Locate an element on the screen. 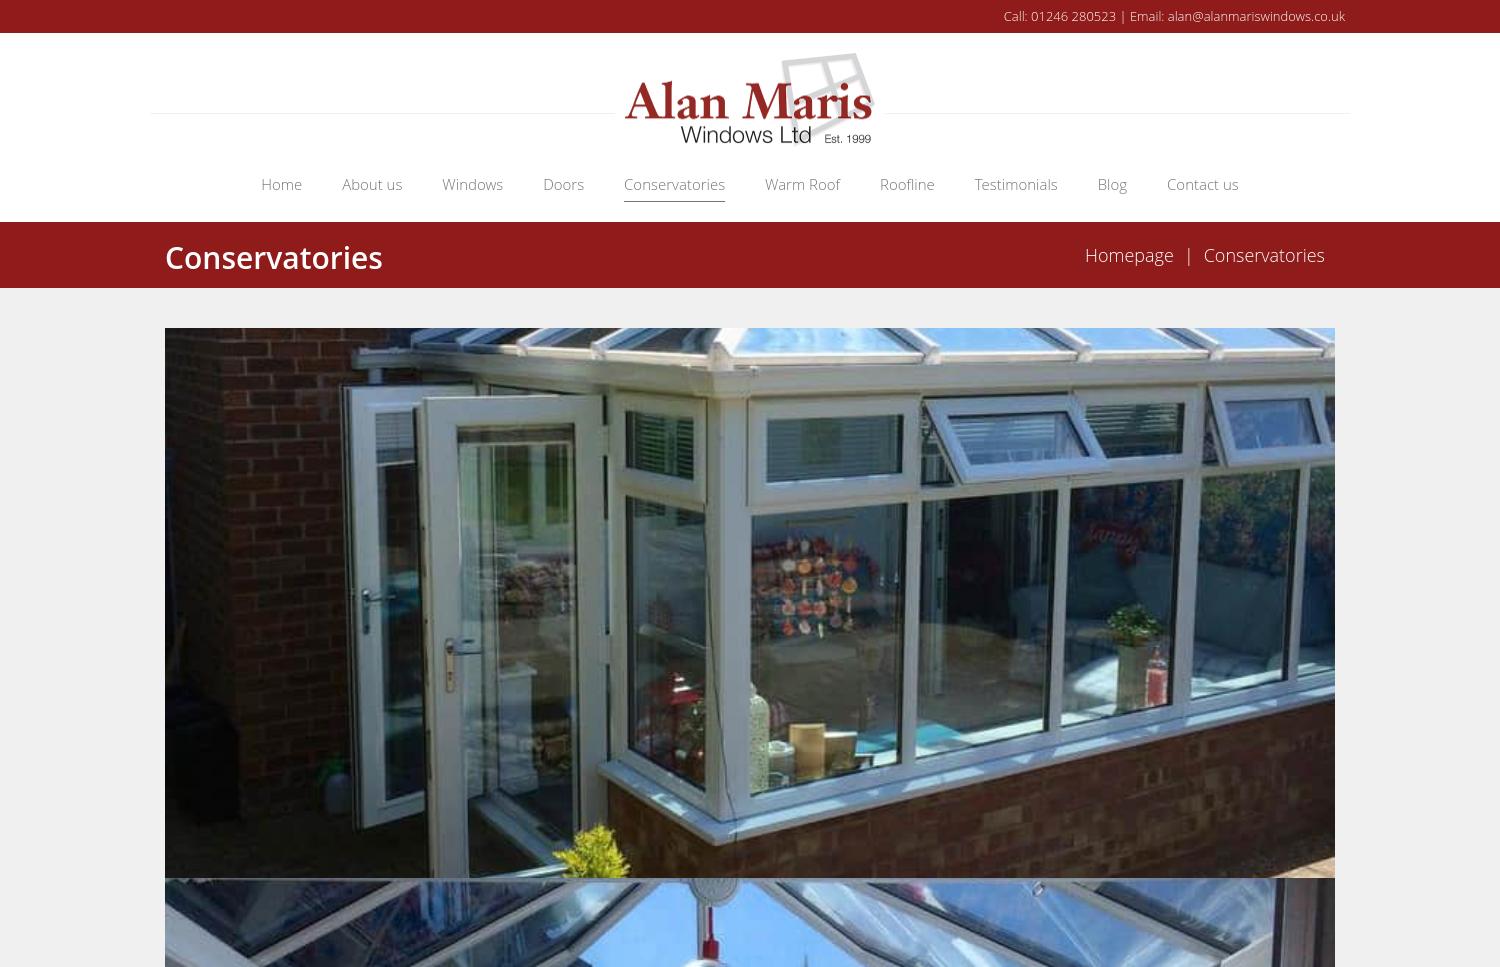  'Doors' is located at coordinates (543, 182).